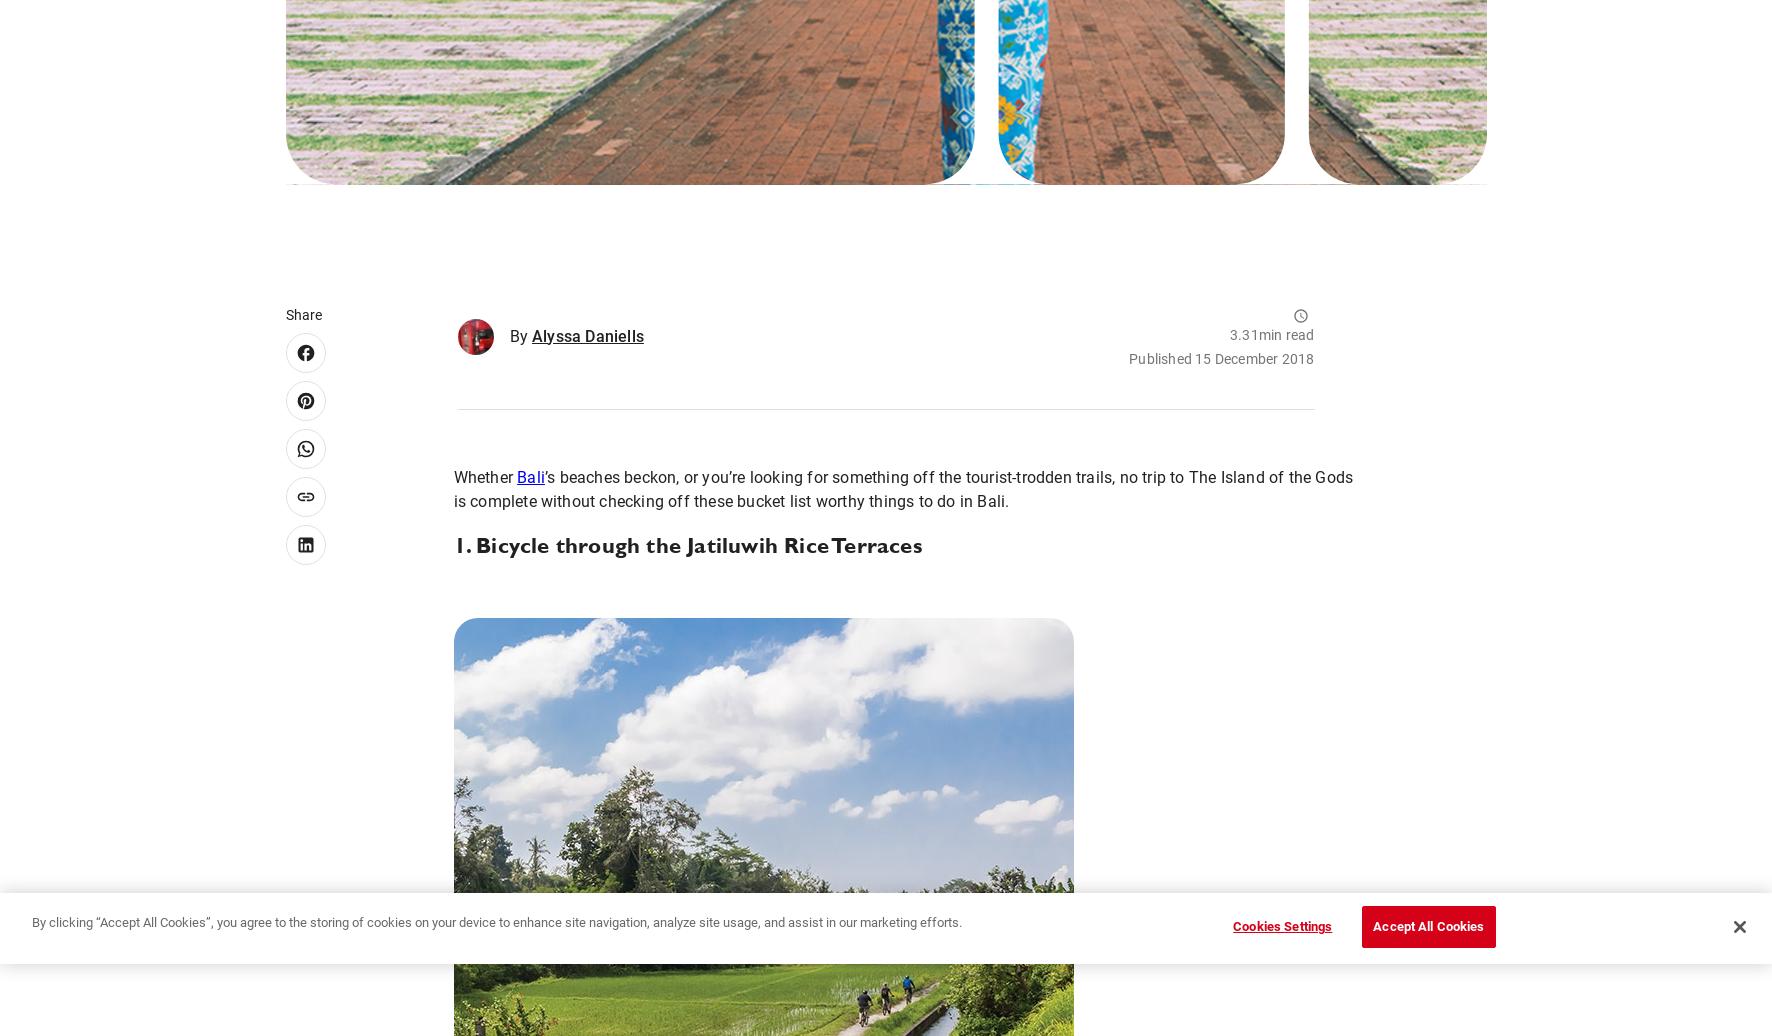  I want to click on '3.31min read', so click(1271, 334).